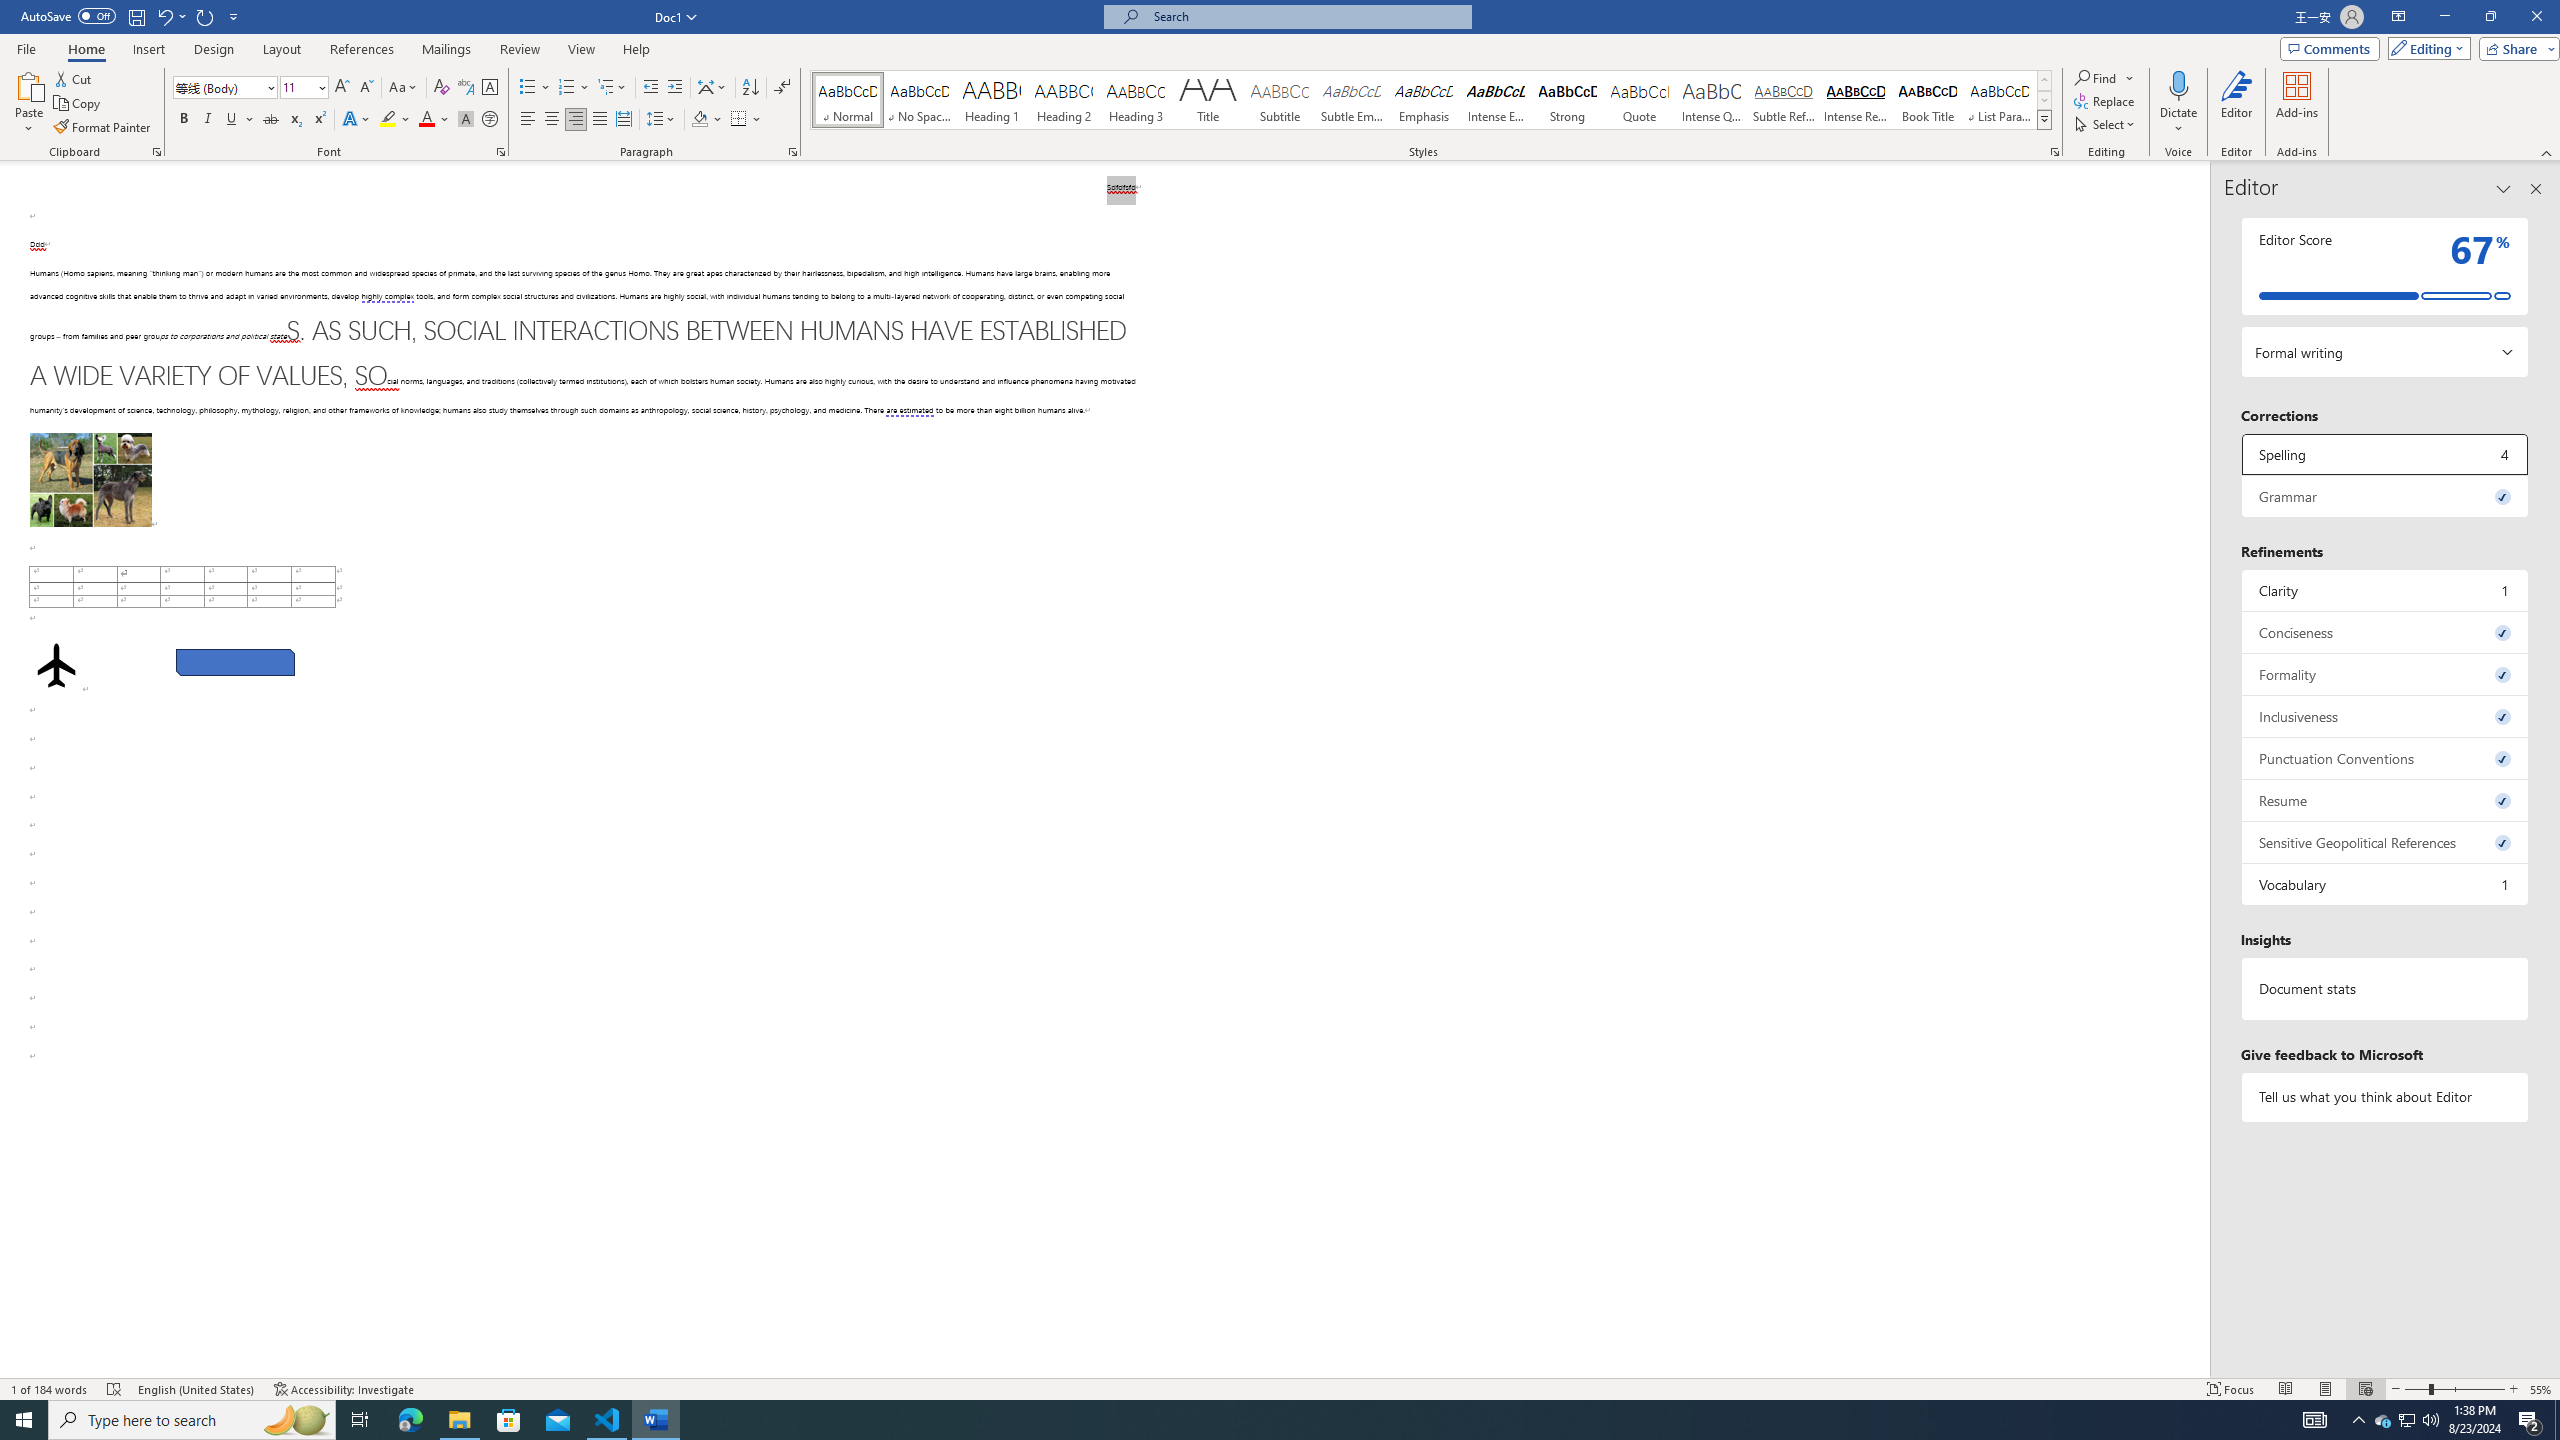 This screenshot has height=1440, width=2560. What do you see at coordinates (1784, 99) in the screenshot?
I see `'Subtle Reference'` at bounding box center [1784, 99].